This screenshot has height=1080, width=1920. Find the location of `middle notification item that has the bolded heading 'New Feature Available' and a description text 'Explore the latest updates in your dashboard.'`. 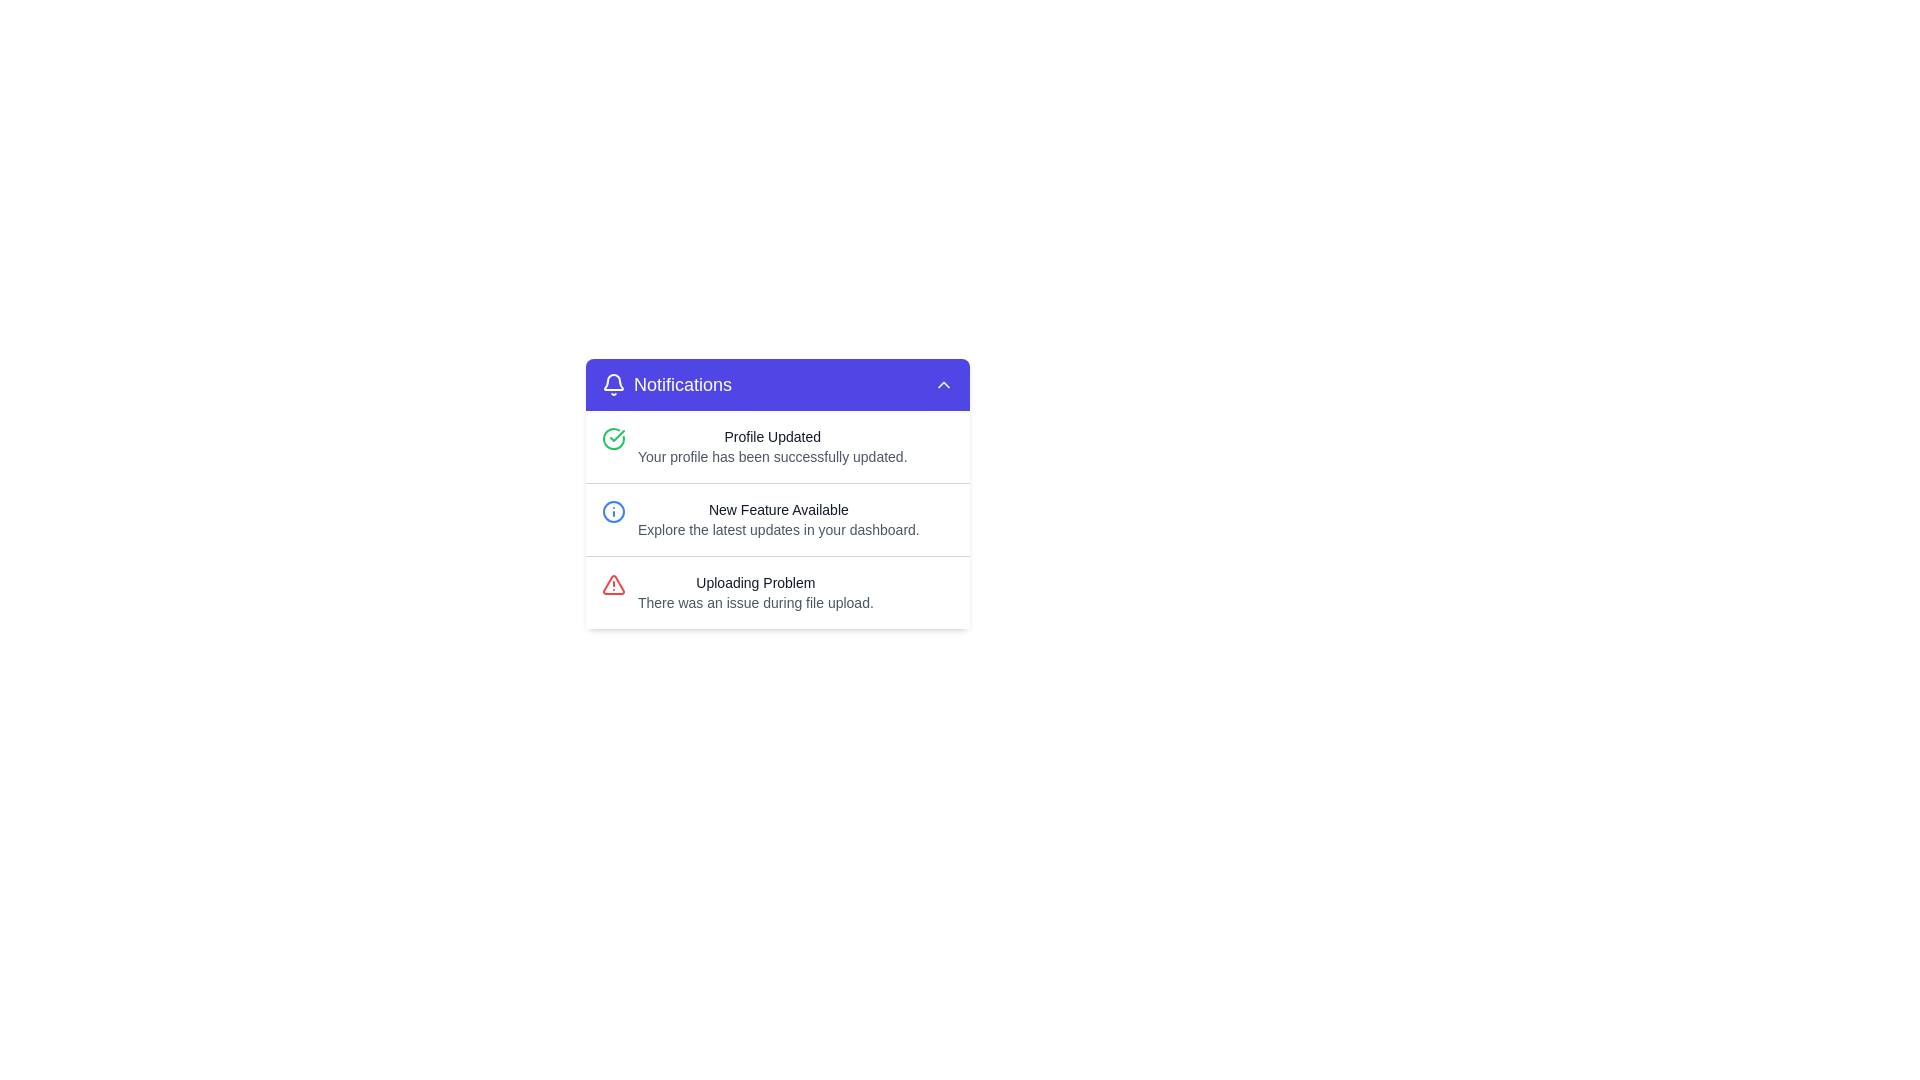

middle notification item that has the bolded heading 'New Feature Available' and a description text 'Explore the latest updates in your dashboard.' is located at coordinates (776, 519).